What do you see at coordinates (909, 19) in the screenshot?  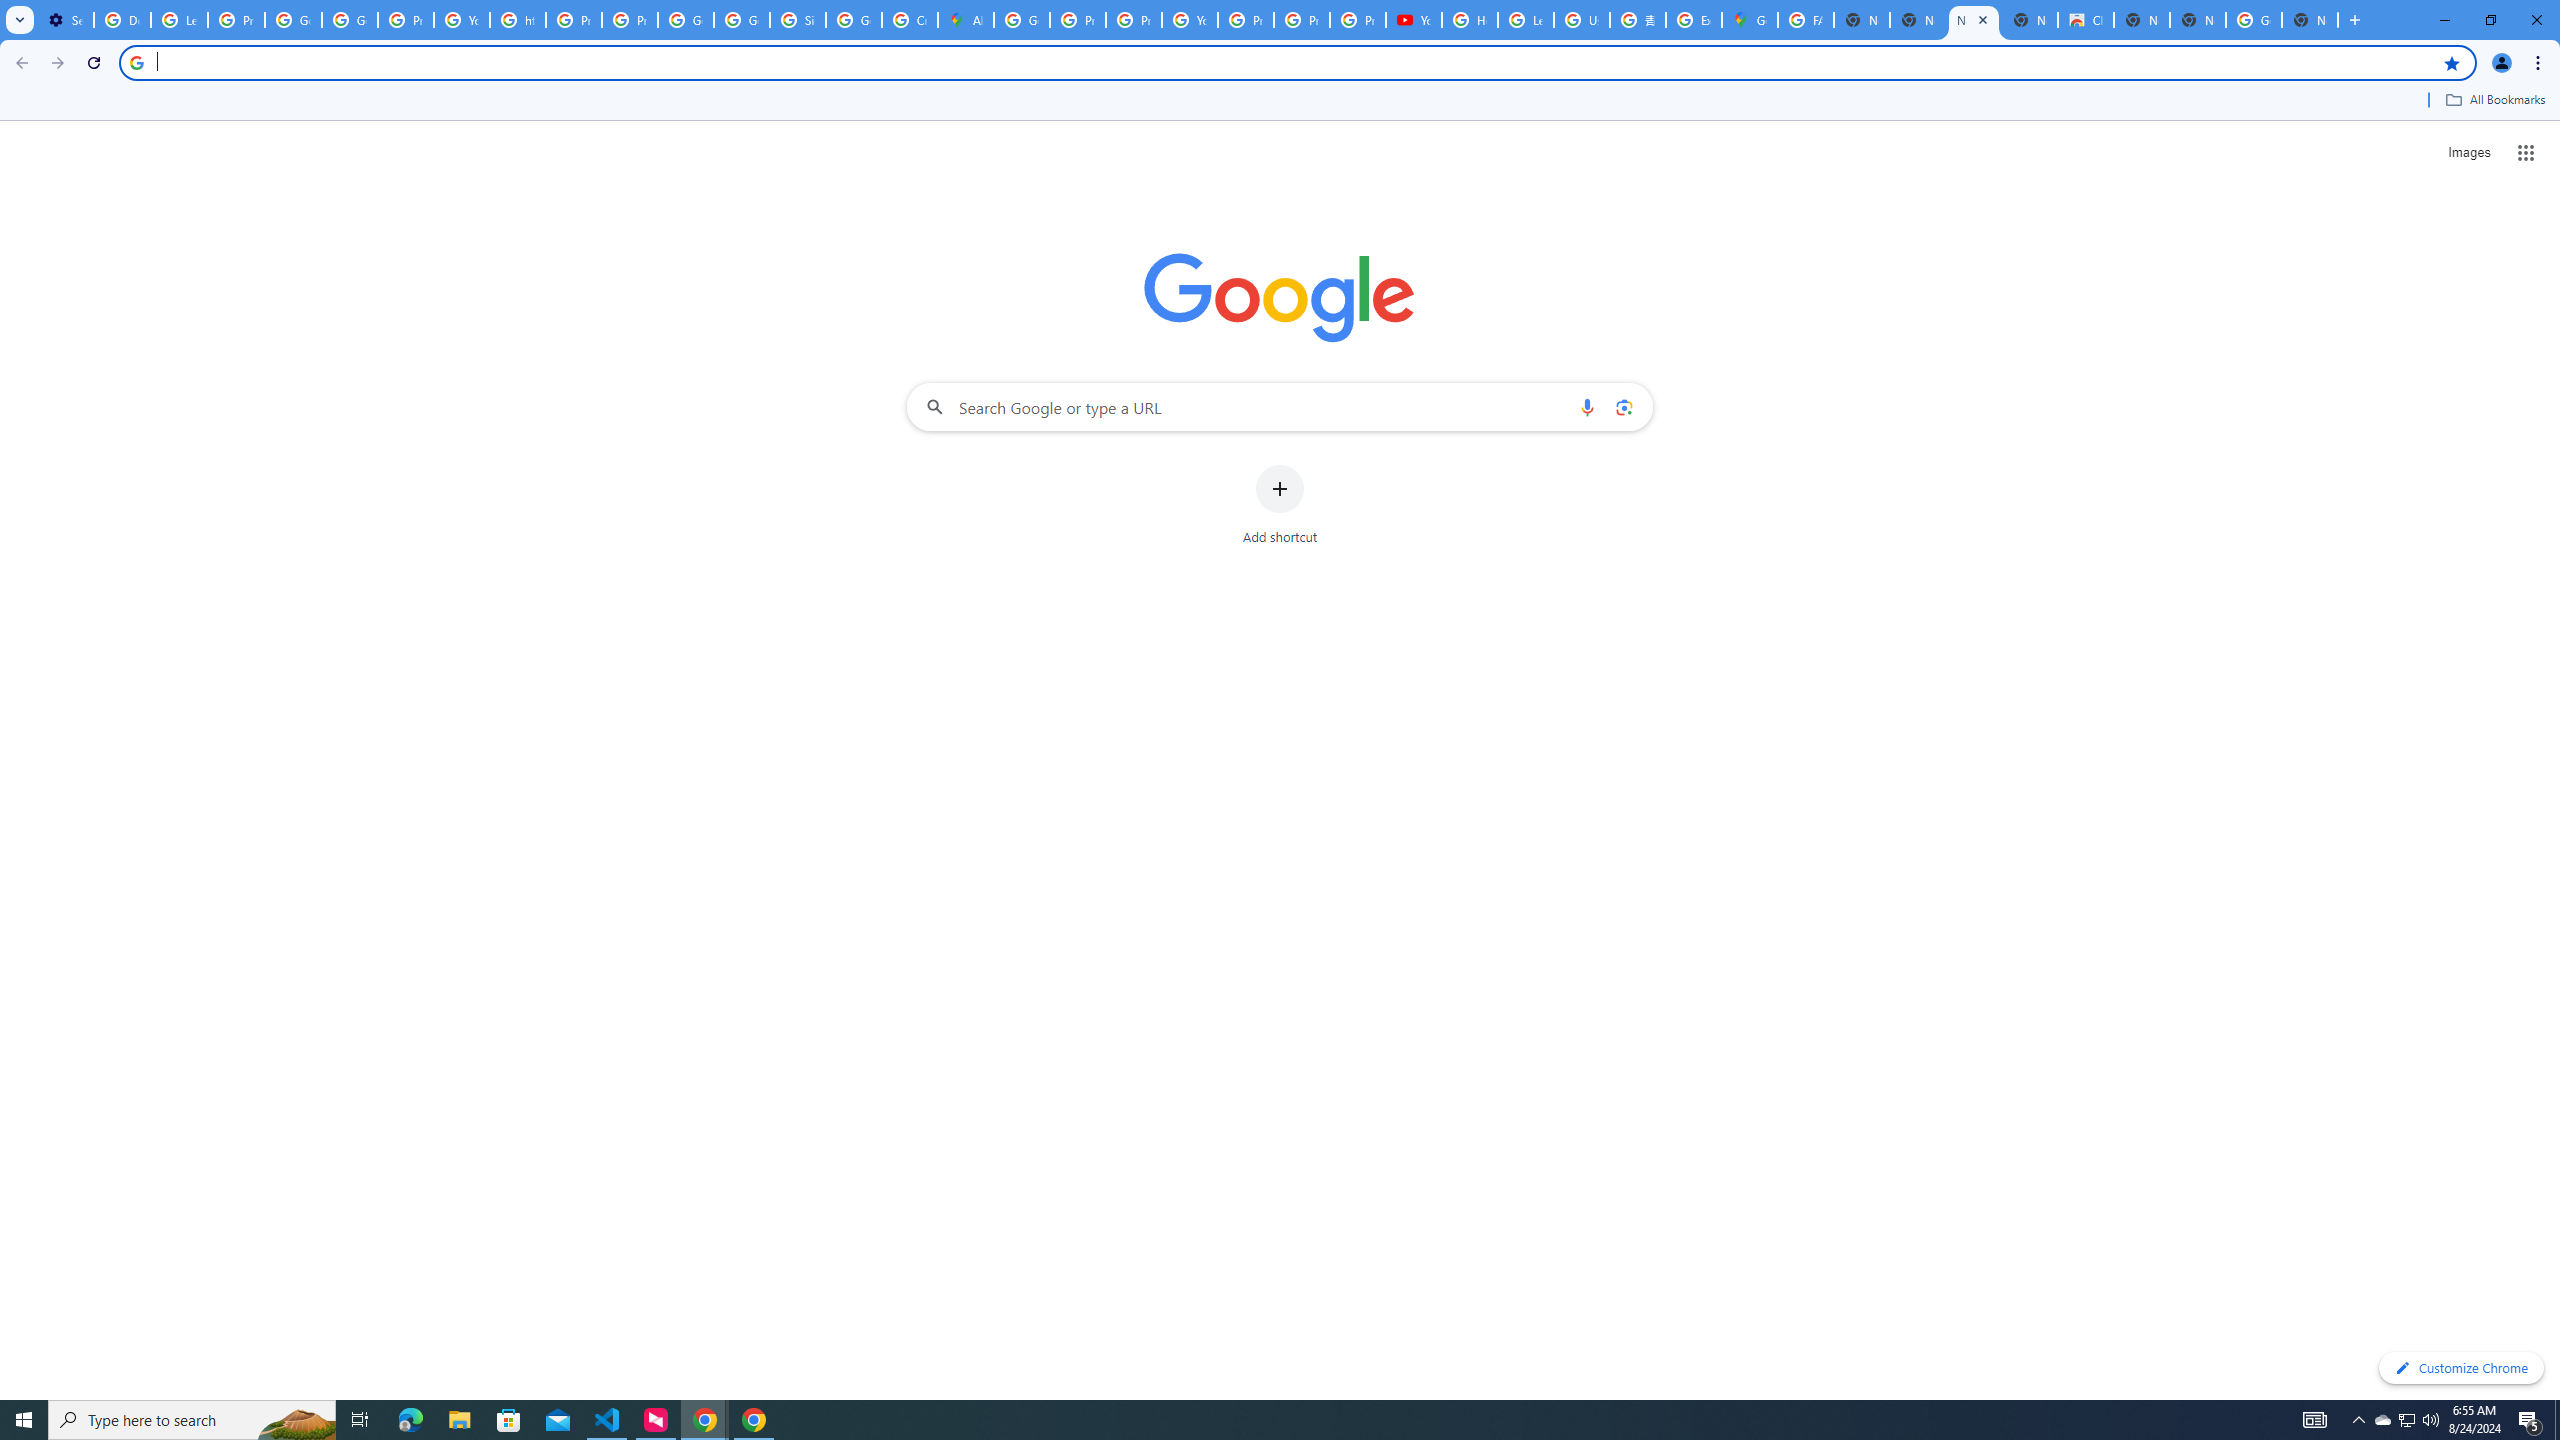 I see `'Create your Google Account'` at bounding box center [909, 19].